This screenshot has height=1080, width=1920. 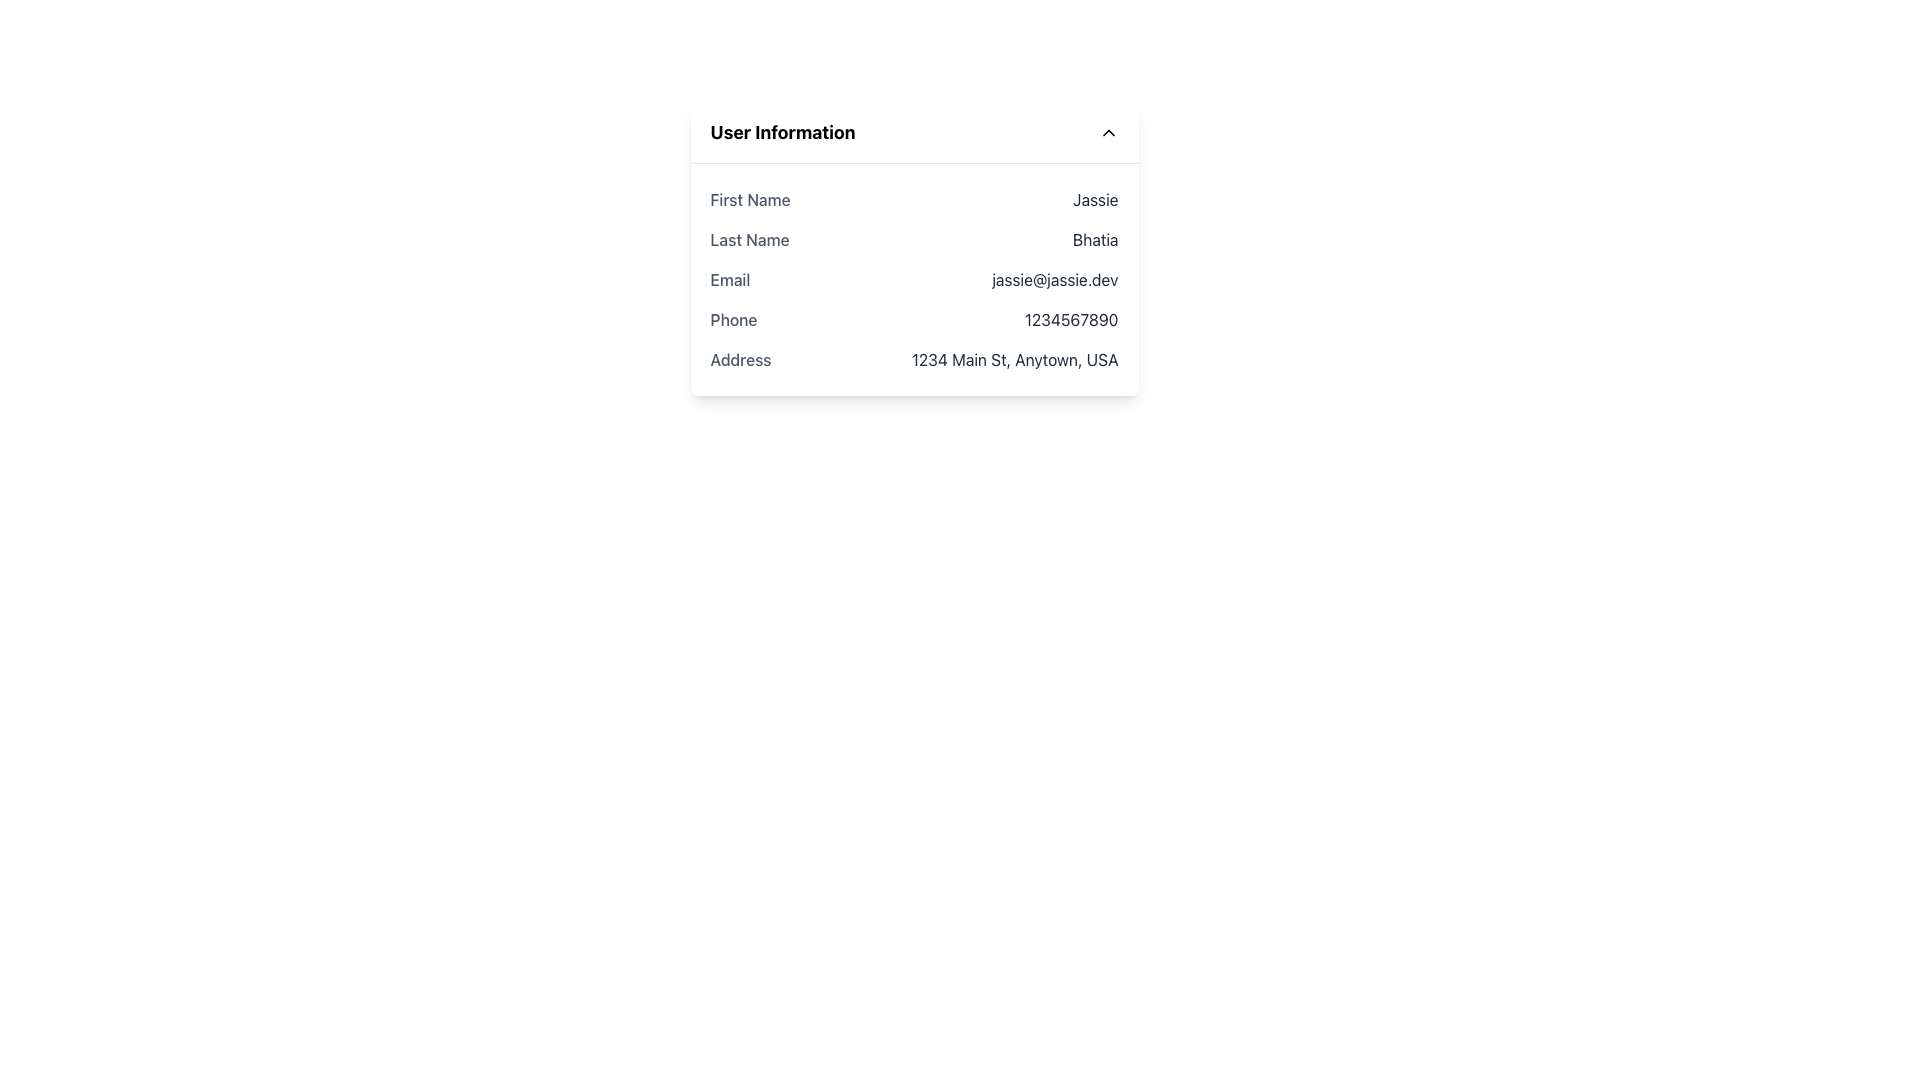 I want to click on the 'Address' Text Display Pair element, which displays the address '1234 Main St, Anytown, USA' below the 'Phone' entry in the User Information section, so click(x=913, y=358).